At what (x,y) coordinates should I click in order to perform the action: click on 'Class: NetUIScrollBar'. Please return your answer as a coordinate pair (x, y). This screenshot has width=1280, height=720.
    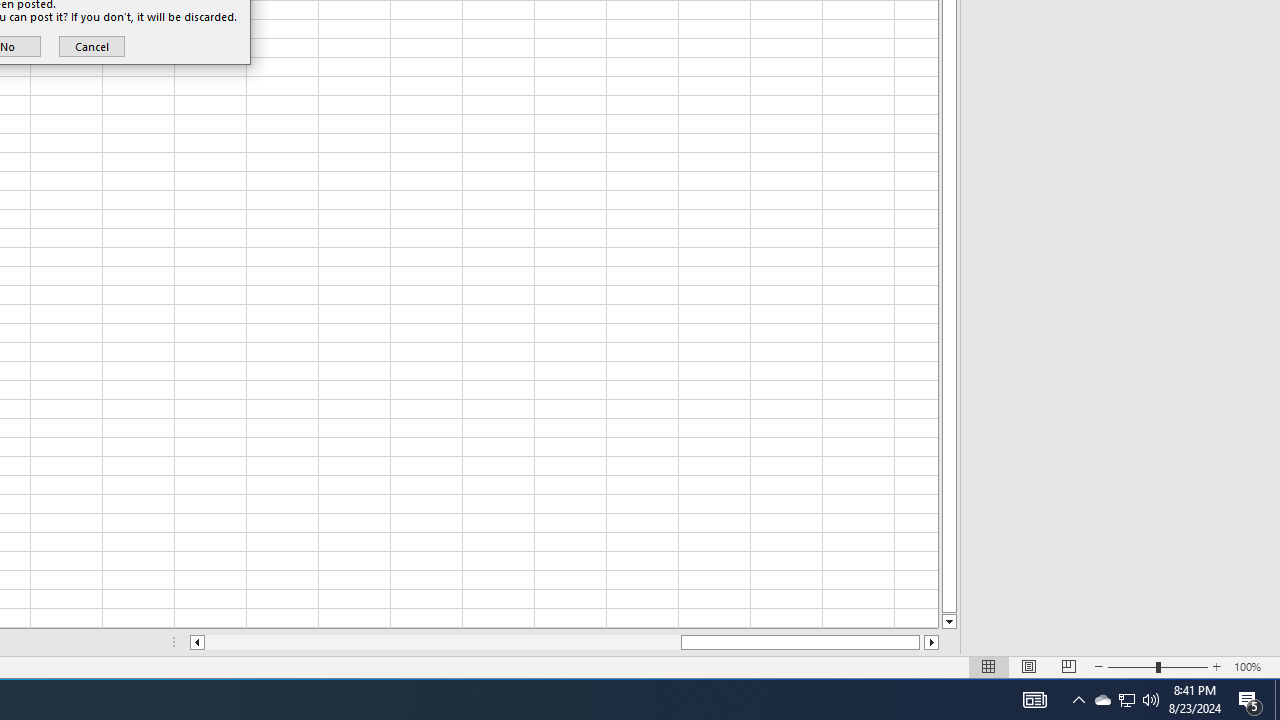
    Looking at the image, I should click on (563, 642).